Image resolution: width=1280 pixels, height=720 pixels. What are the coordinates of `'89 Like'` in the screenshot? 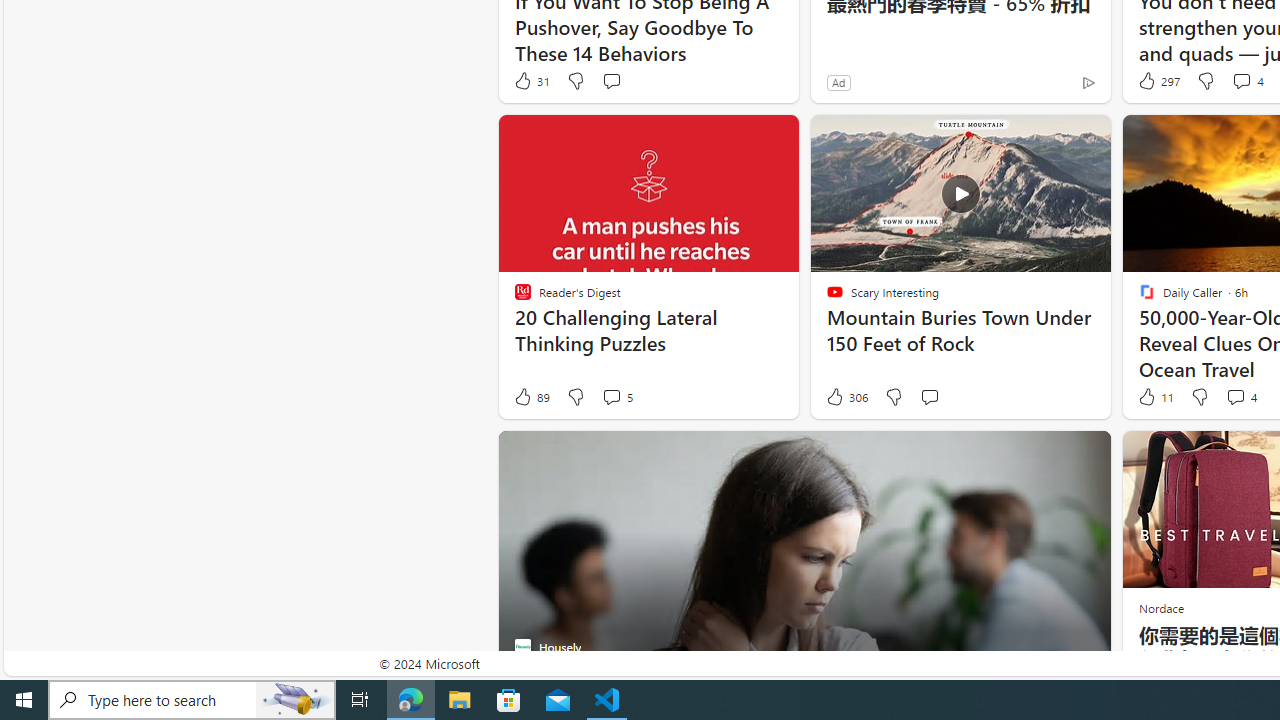 It's located at (531, 397).